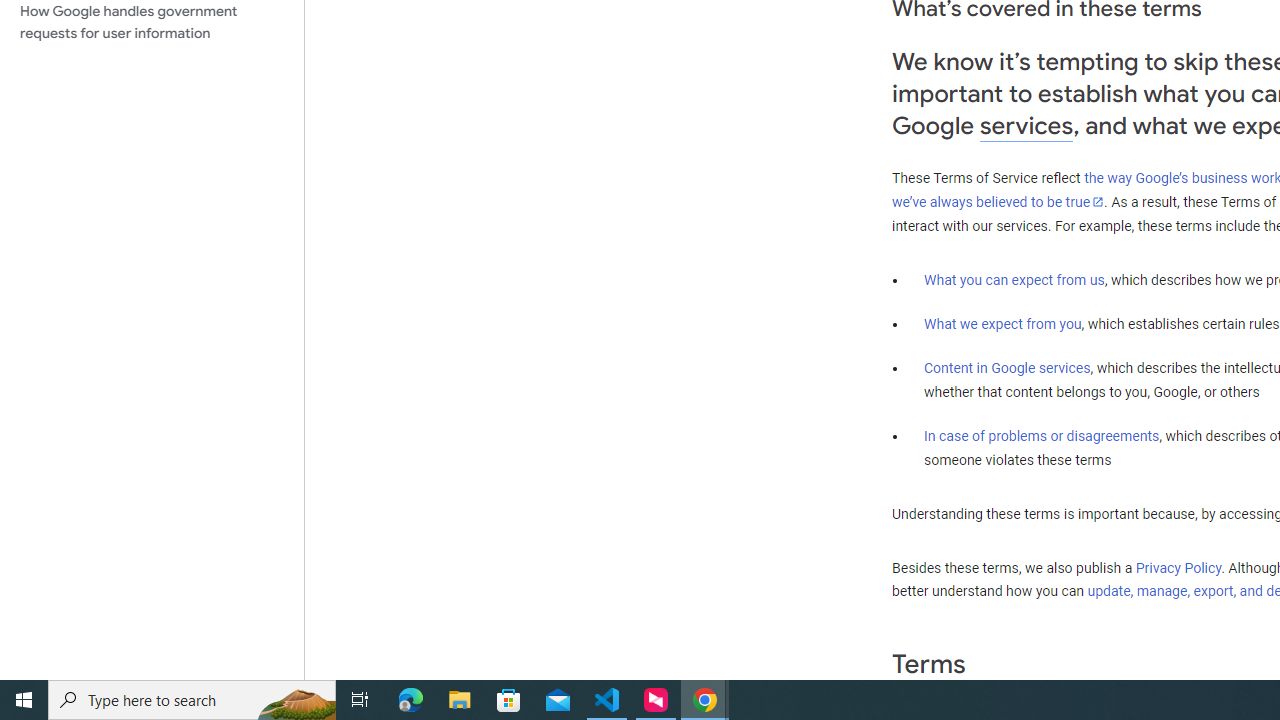 The width and height of the screenshot is (1280, 720). What do you see at coordinates (1002, 323) in the screenshot?
I see `'What we expect from you'` at bounding box center [1002, 323].